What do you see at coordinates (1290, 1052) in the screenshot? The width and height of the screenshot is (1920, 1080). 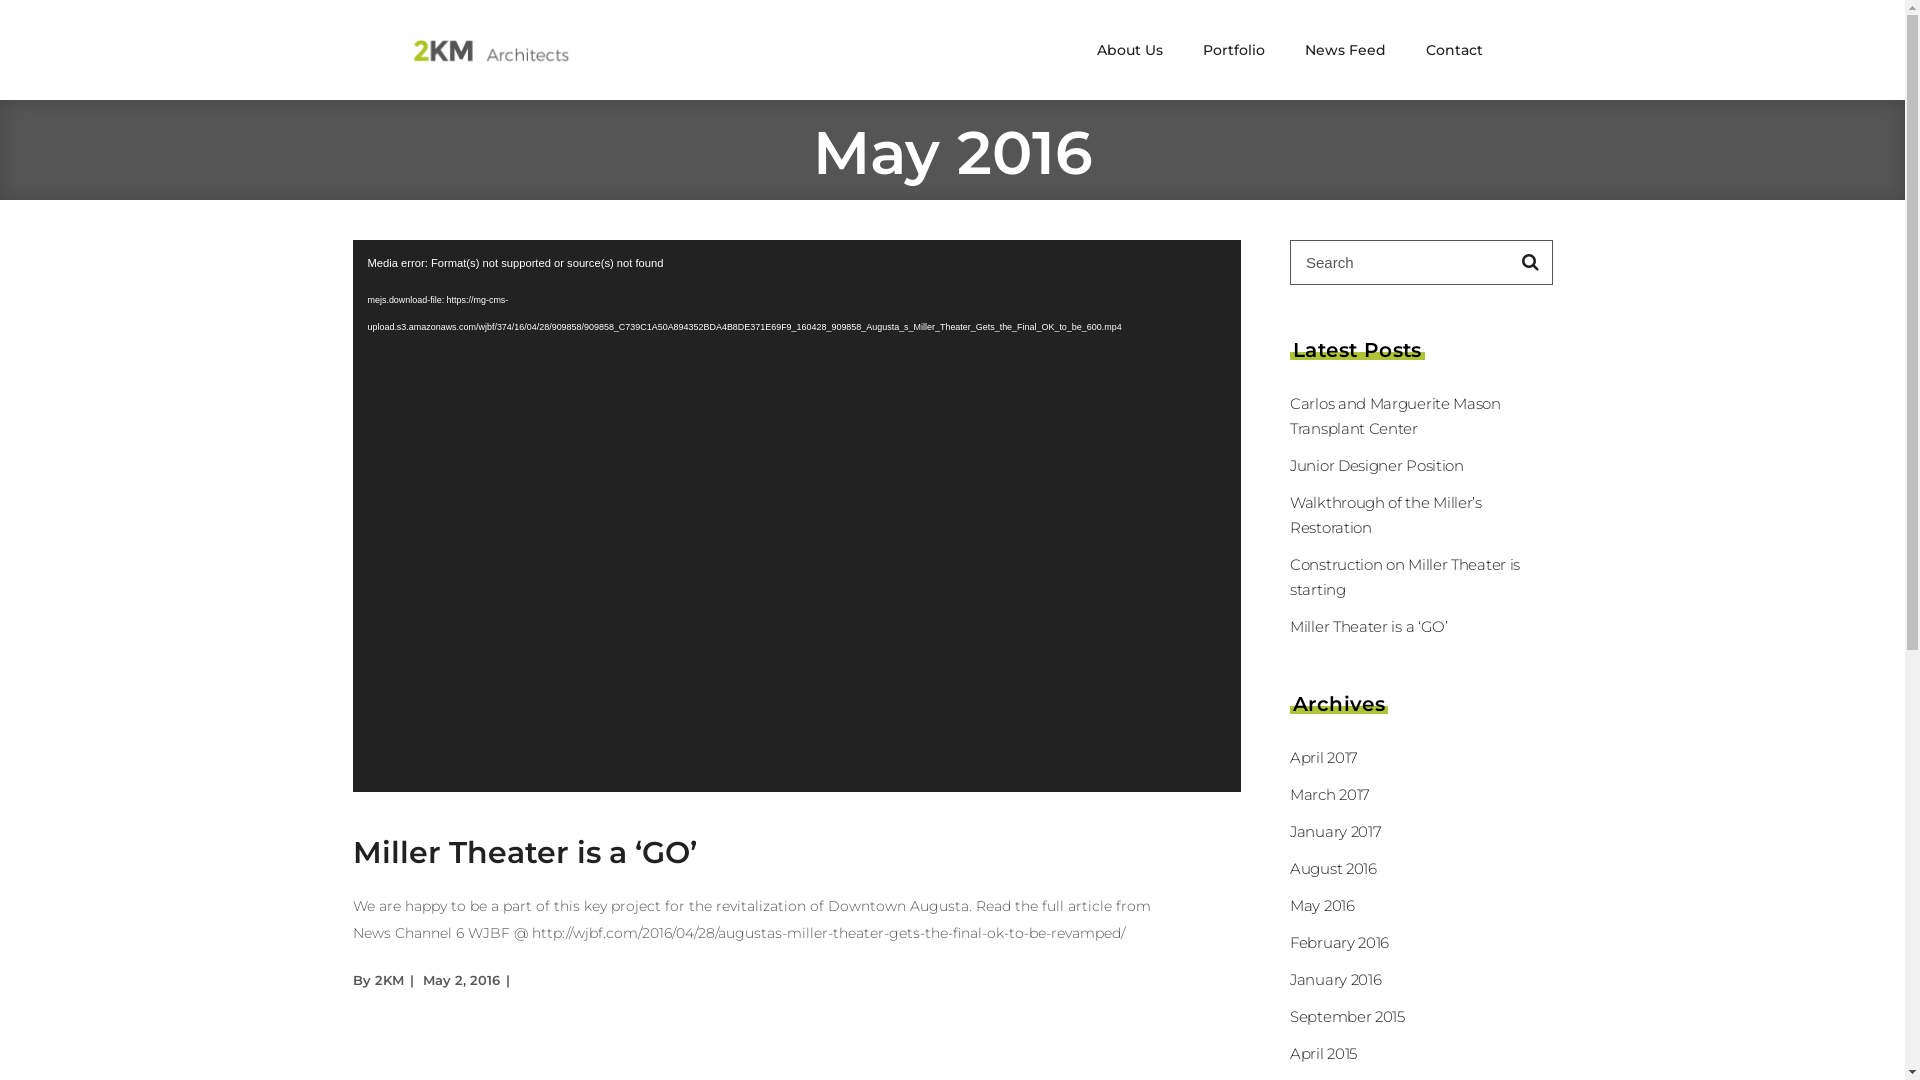 I see `'April 2015'` at bounding box center [1290, 1052].